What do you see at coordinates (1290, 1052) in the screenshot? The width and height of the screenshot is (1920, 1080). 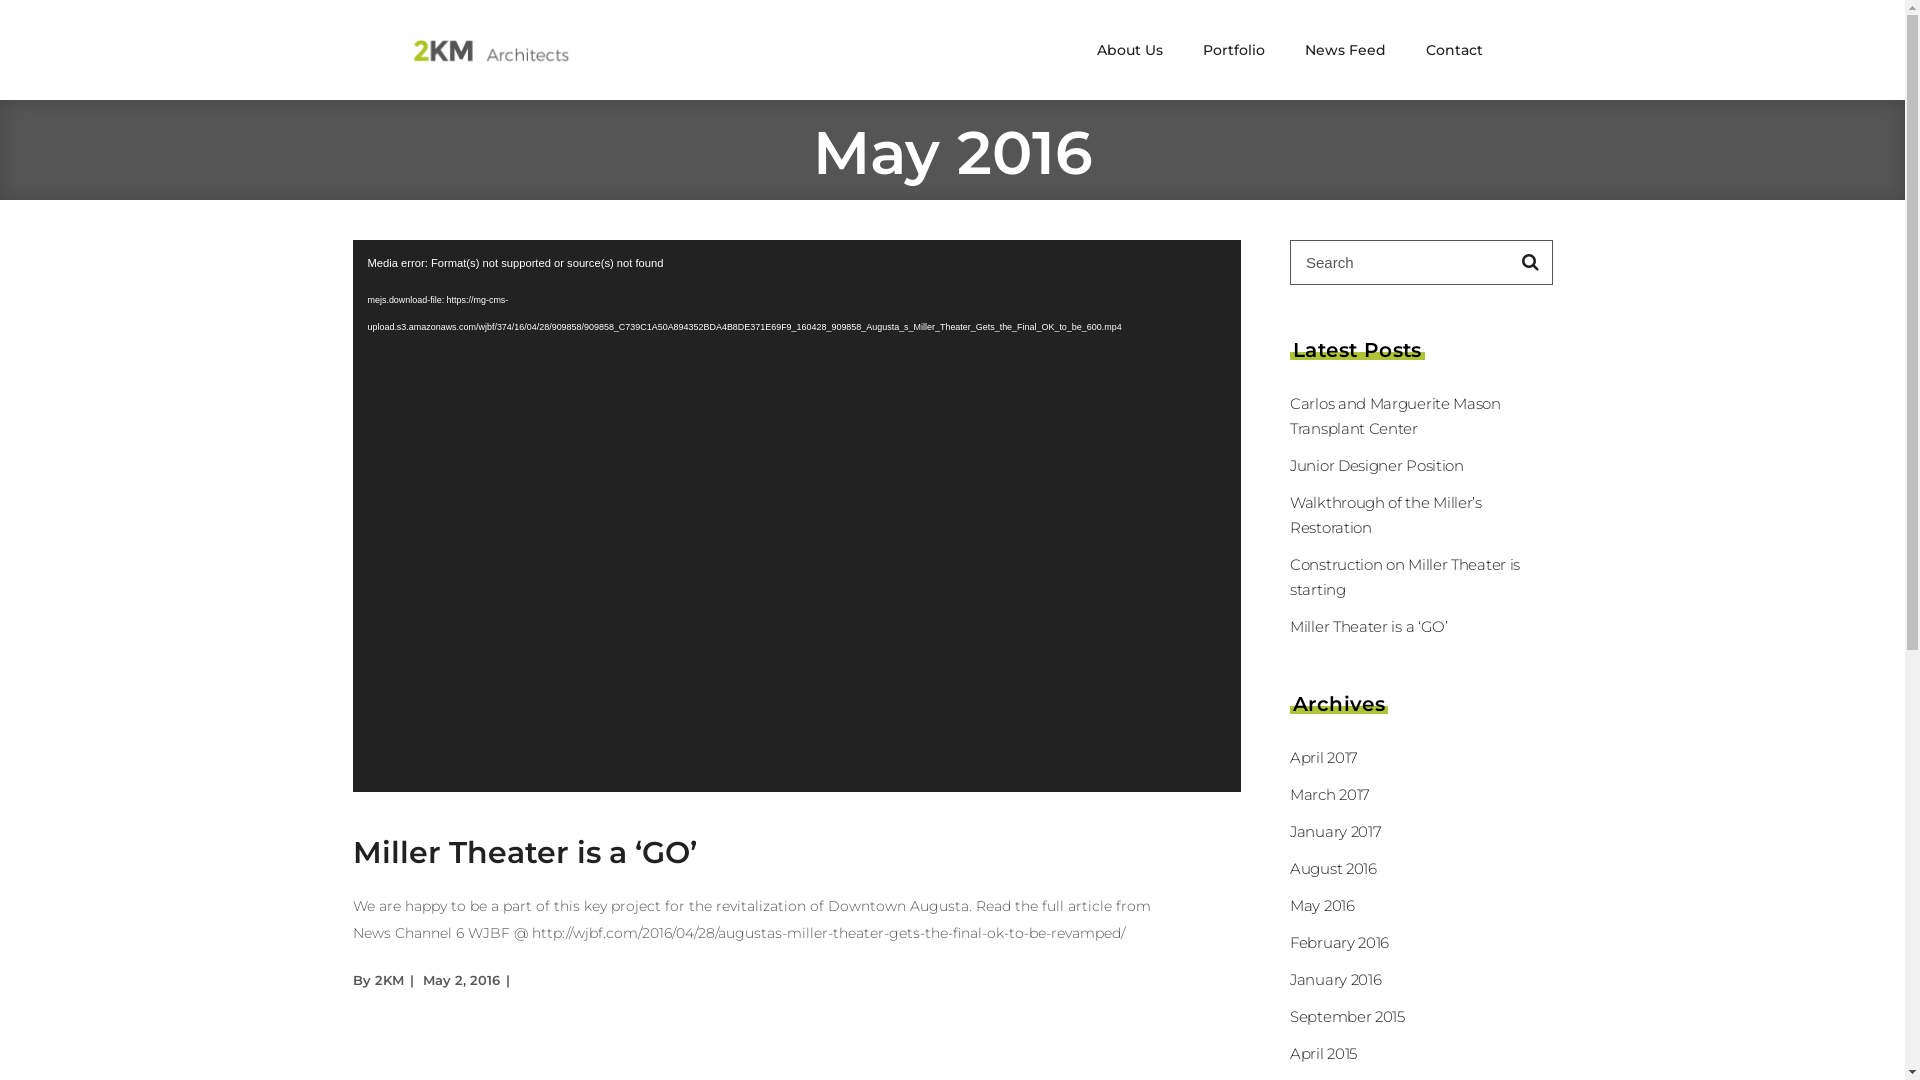 I see `'April 2015'` at bounding box center [1290, 1052].